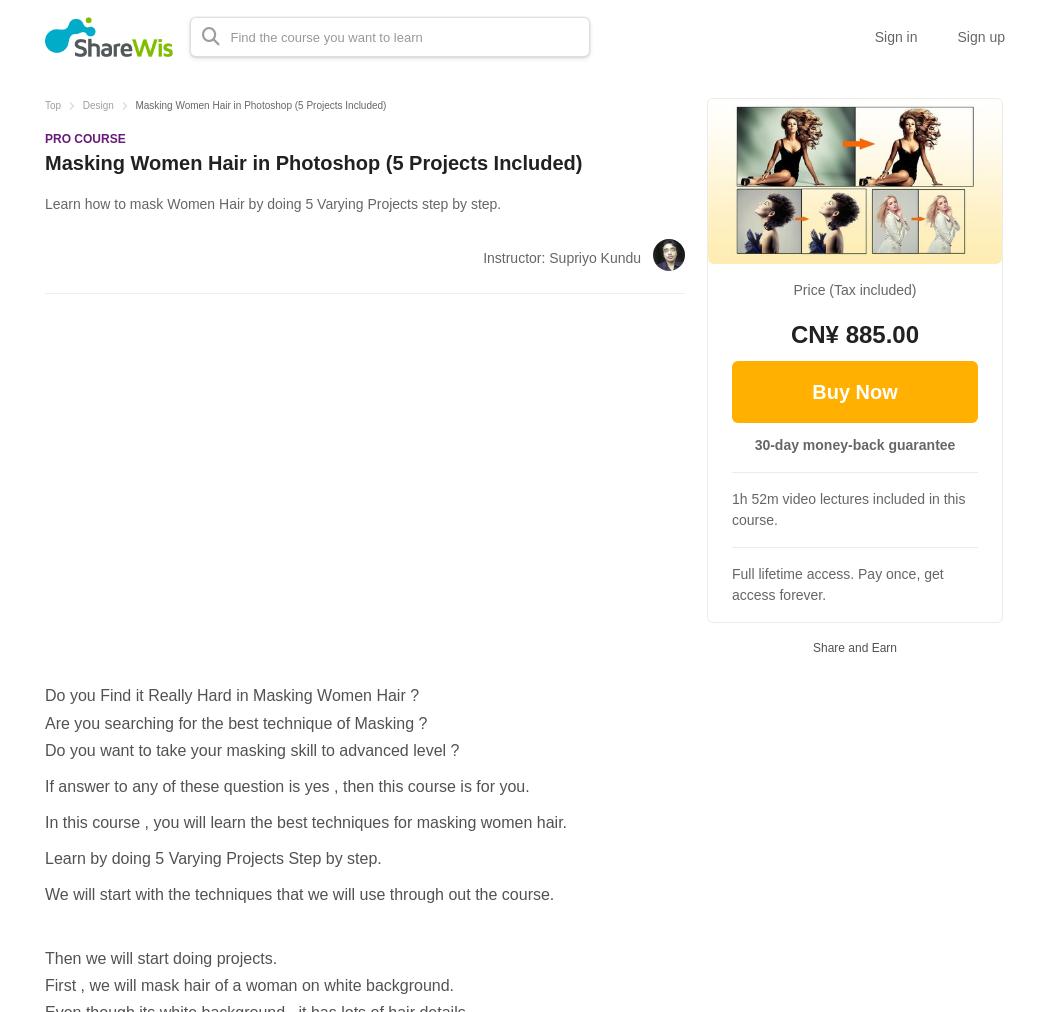 The height and width of the screenshot is (1012, 1050). I want to click on 'Learn by doing 5 Varying Projects Step by step.', so click(212, 857).